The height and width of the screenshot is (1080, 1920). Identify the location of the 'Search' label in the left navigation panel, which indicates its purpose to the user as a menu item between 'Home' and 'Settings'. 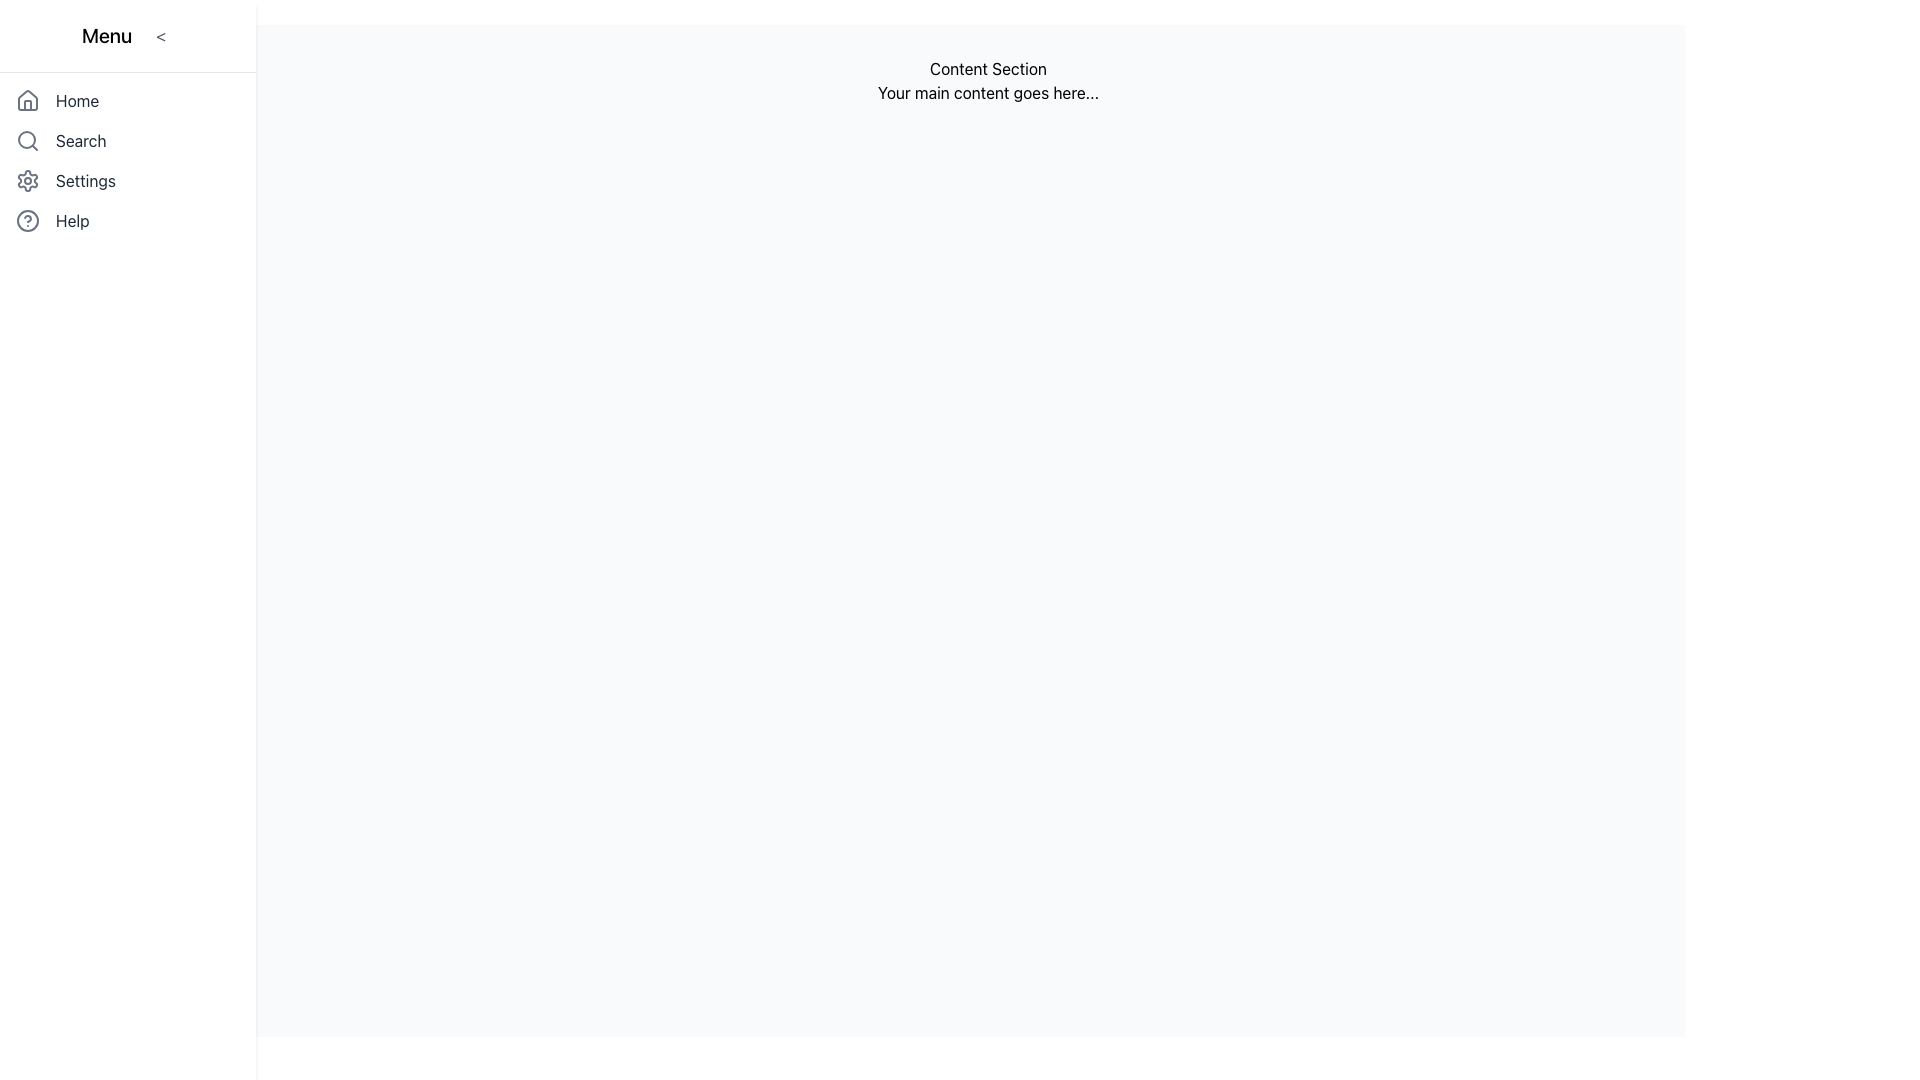
(80, 140).